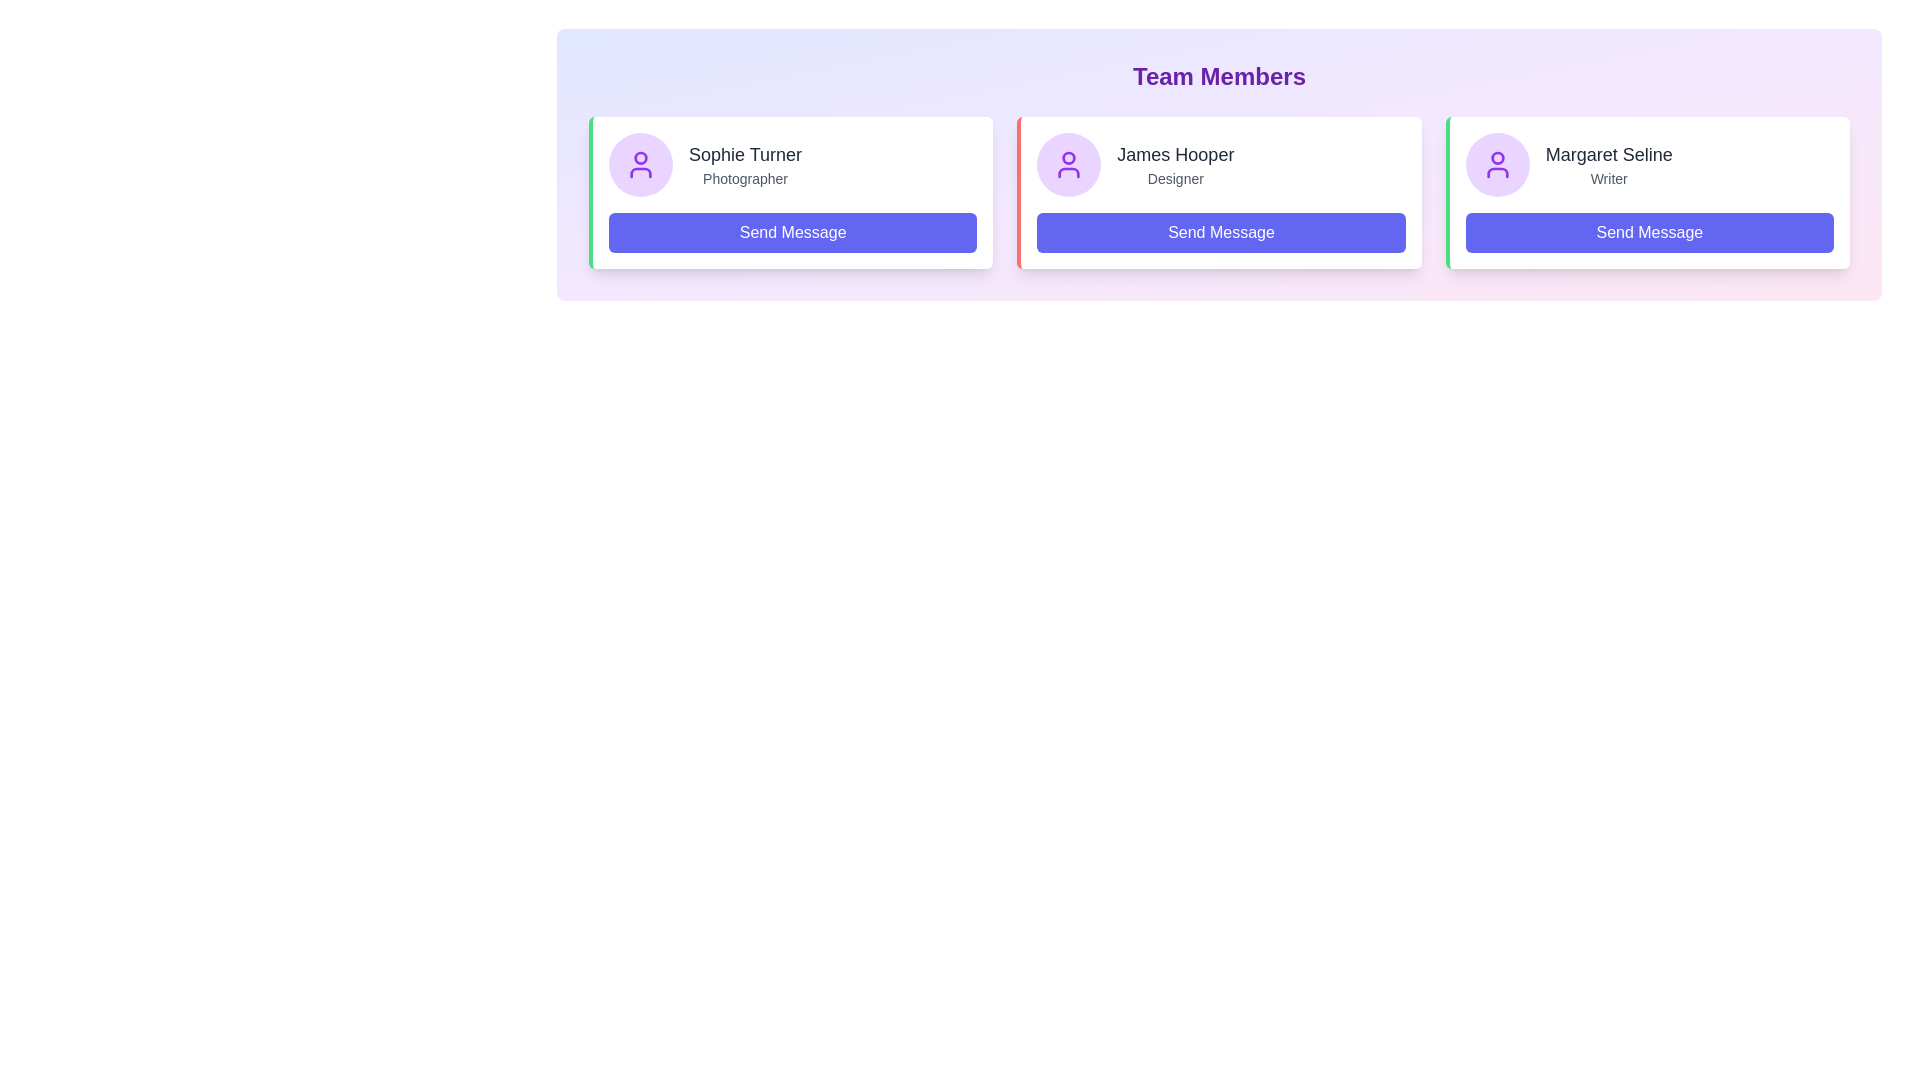  I want to click on text label that reads 'Designer', located beneath the name 'James Hooper' in the user profile card, so click(1175, 177).